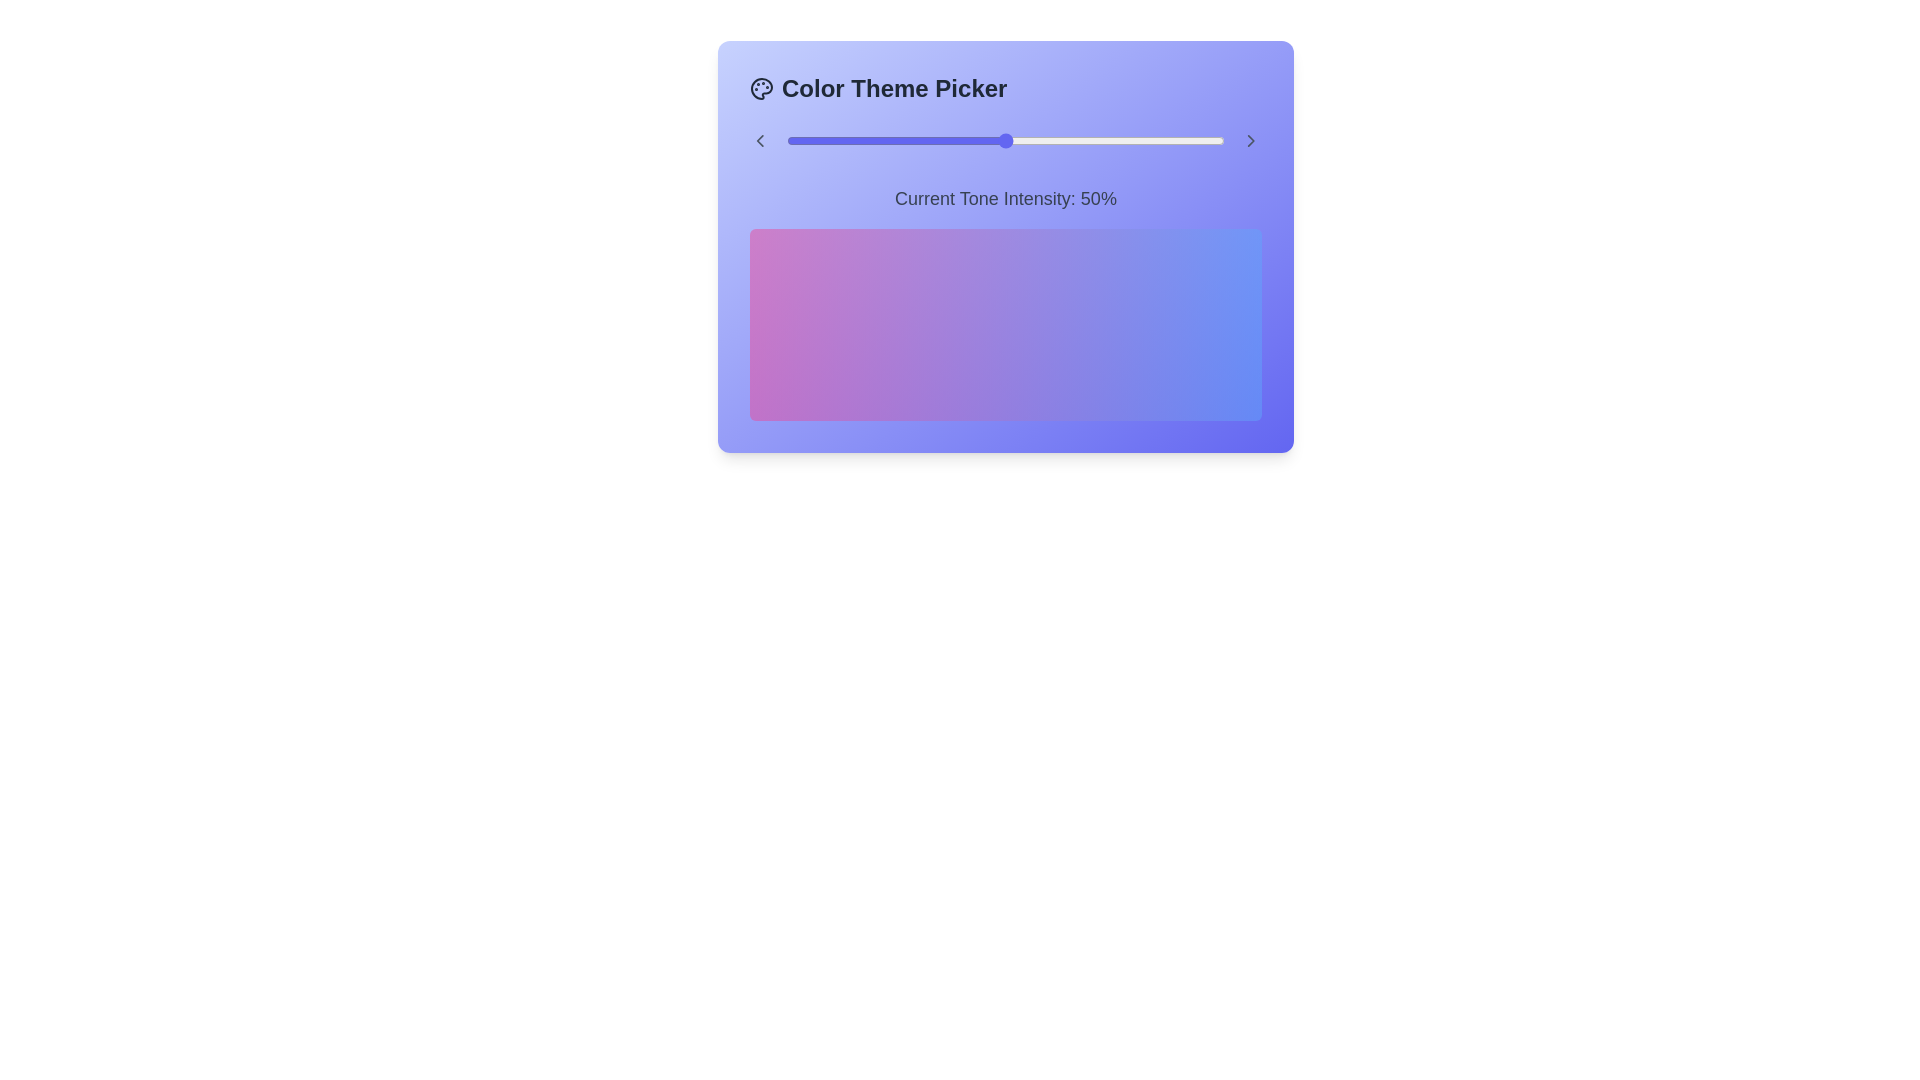 Image resolution: width=1920 pixels, height=1080 pixels. What do you see at coordinates (1206, 140) in the screenshot?
I see `the slider to set the color intensity to 96%` at bounding box center [1206, 140].